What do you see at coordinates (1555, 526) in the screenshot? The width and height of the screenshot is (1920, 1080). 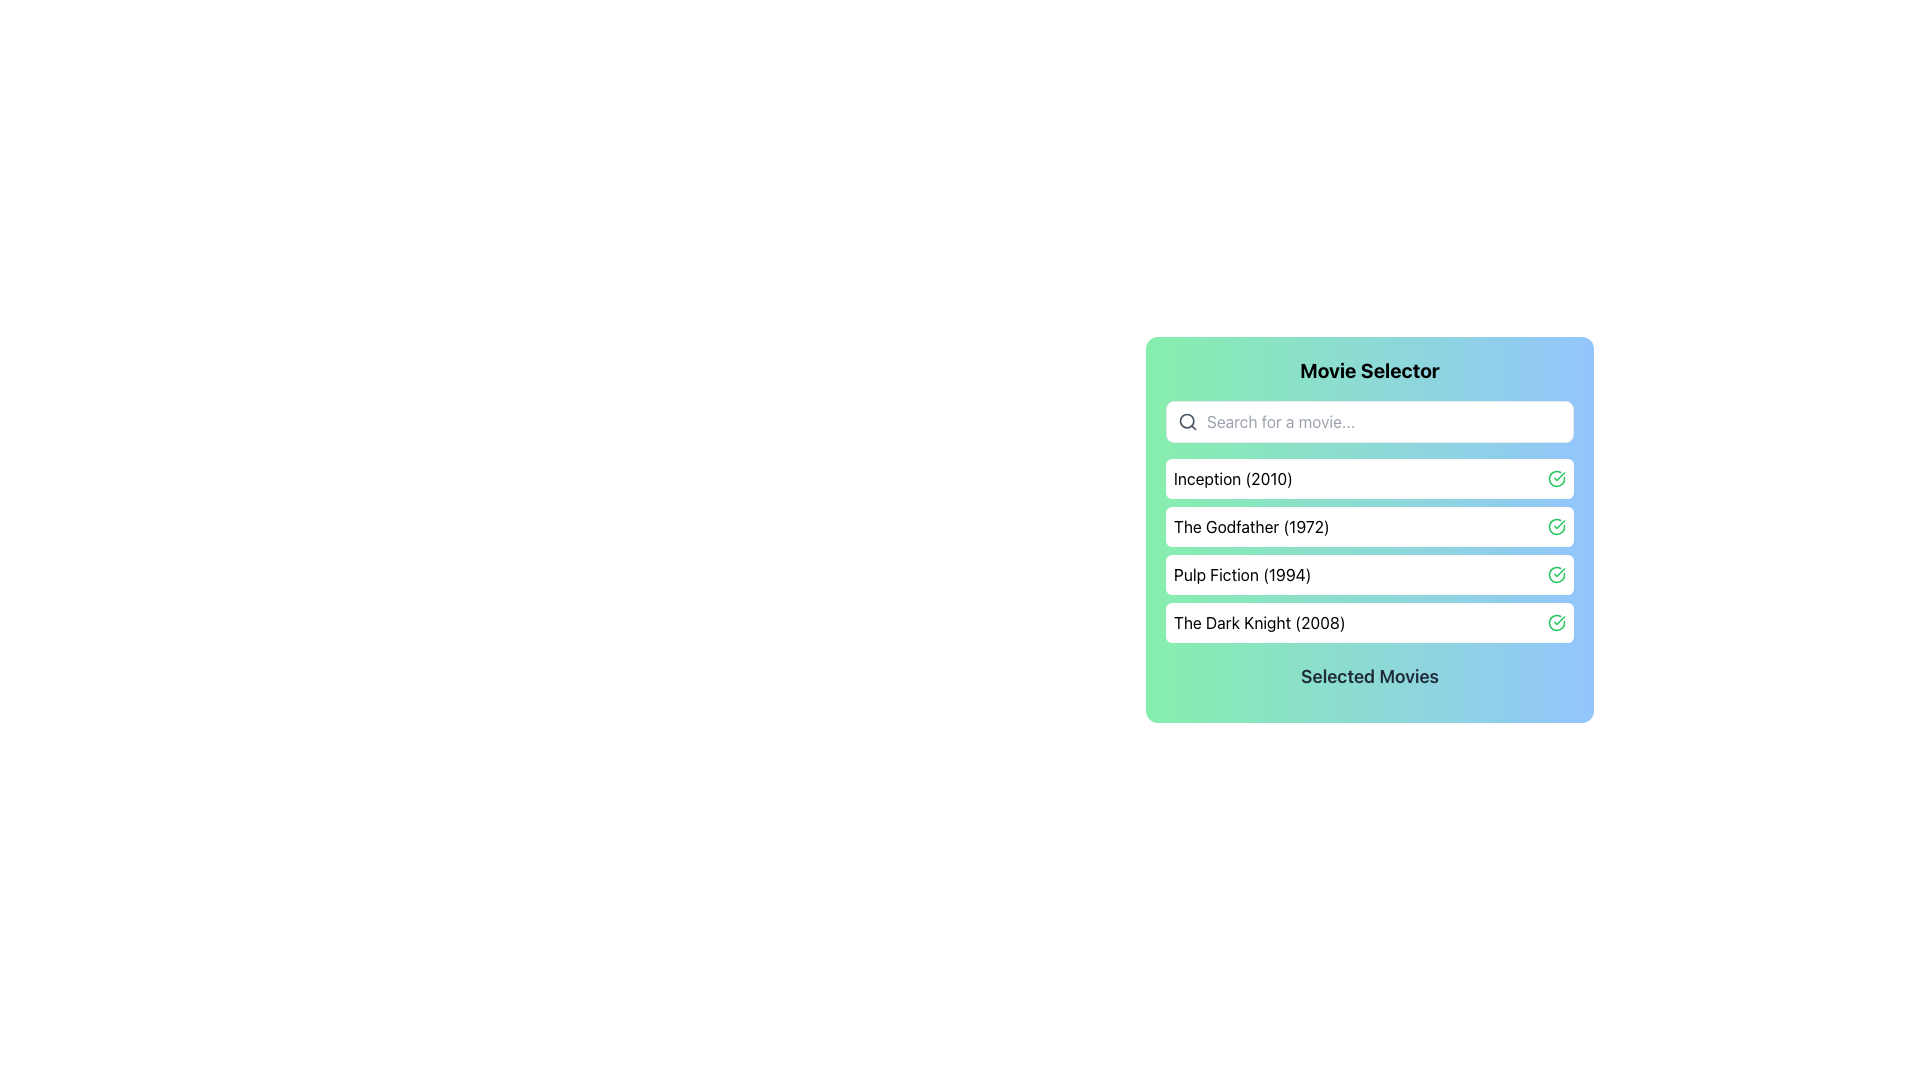 I see `the confirmation icon for the movie 'The Godfather (1972)'` at bounding box center [1555, 526].